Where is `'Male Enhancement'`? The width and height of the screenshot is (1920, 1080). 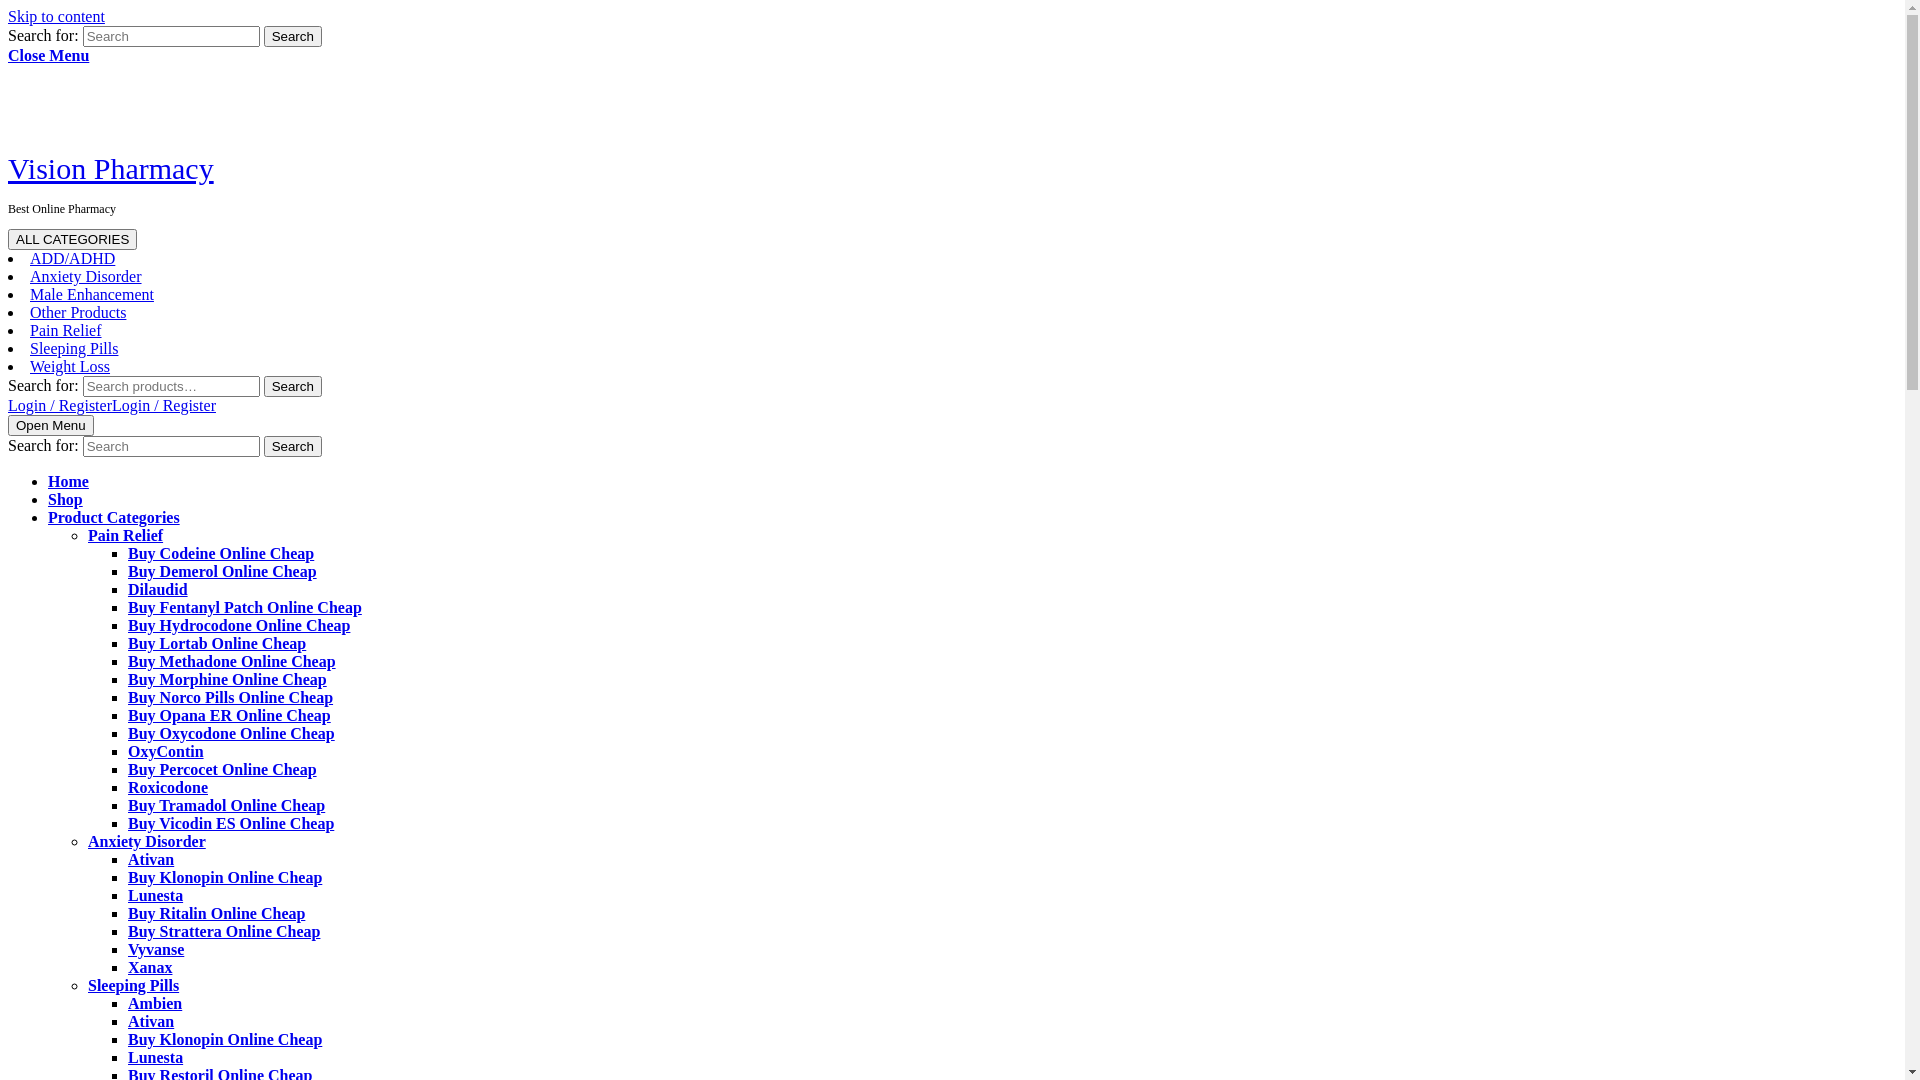 'Male Enhancement' is located at coordinates (29, 294).